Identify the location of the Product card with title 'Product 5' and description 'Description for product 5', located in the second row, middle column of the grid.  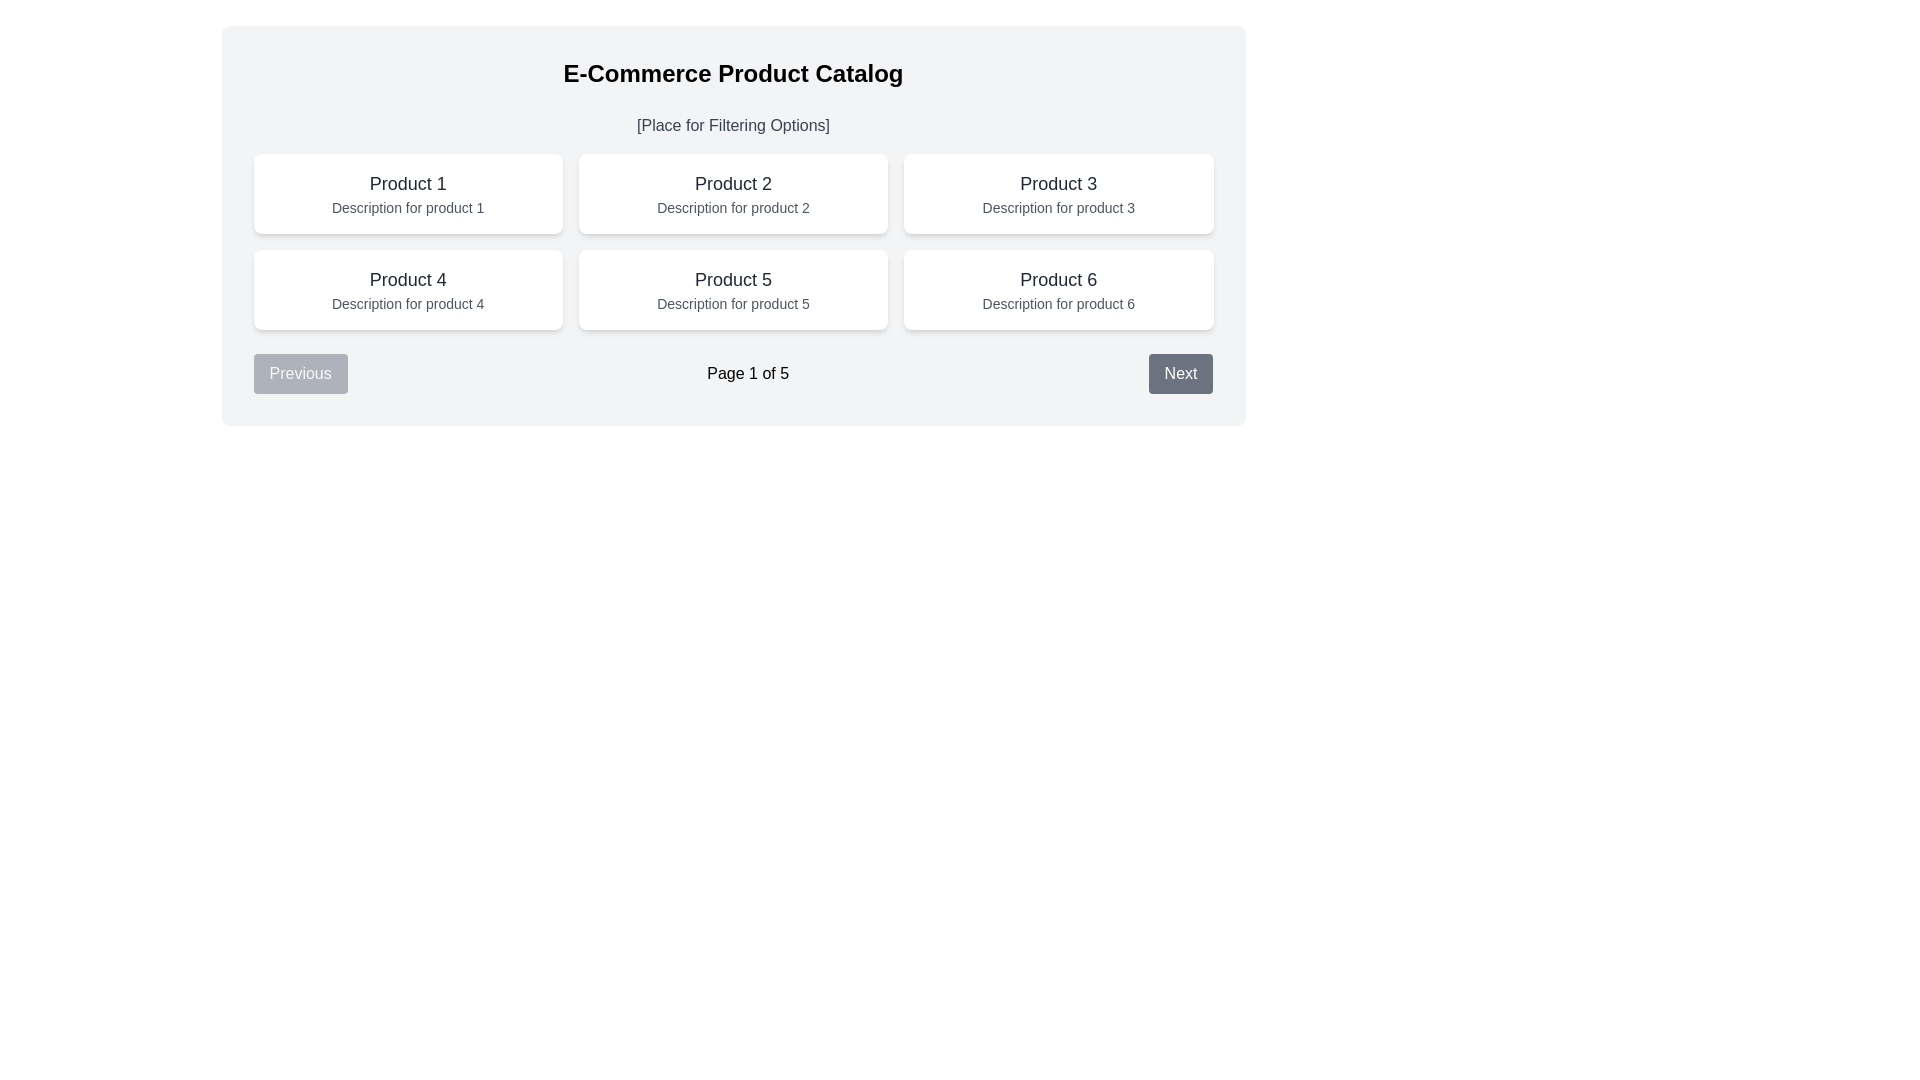
(732, 289).